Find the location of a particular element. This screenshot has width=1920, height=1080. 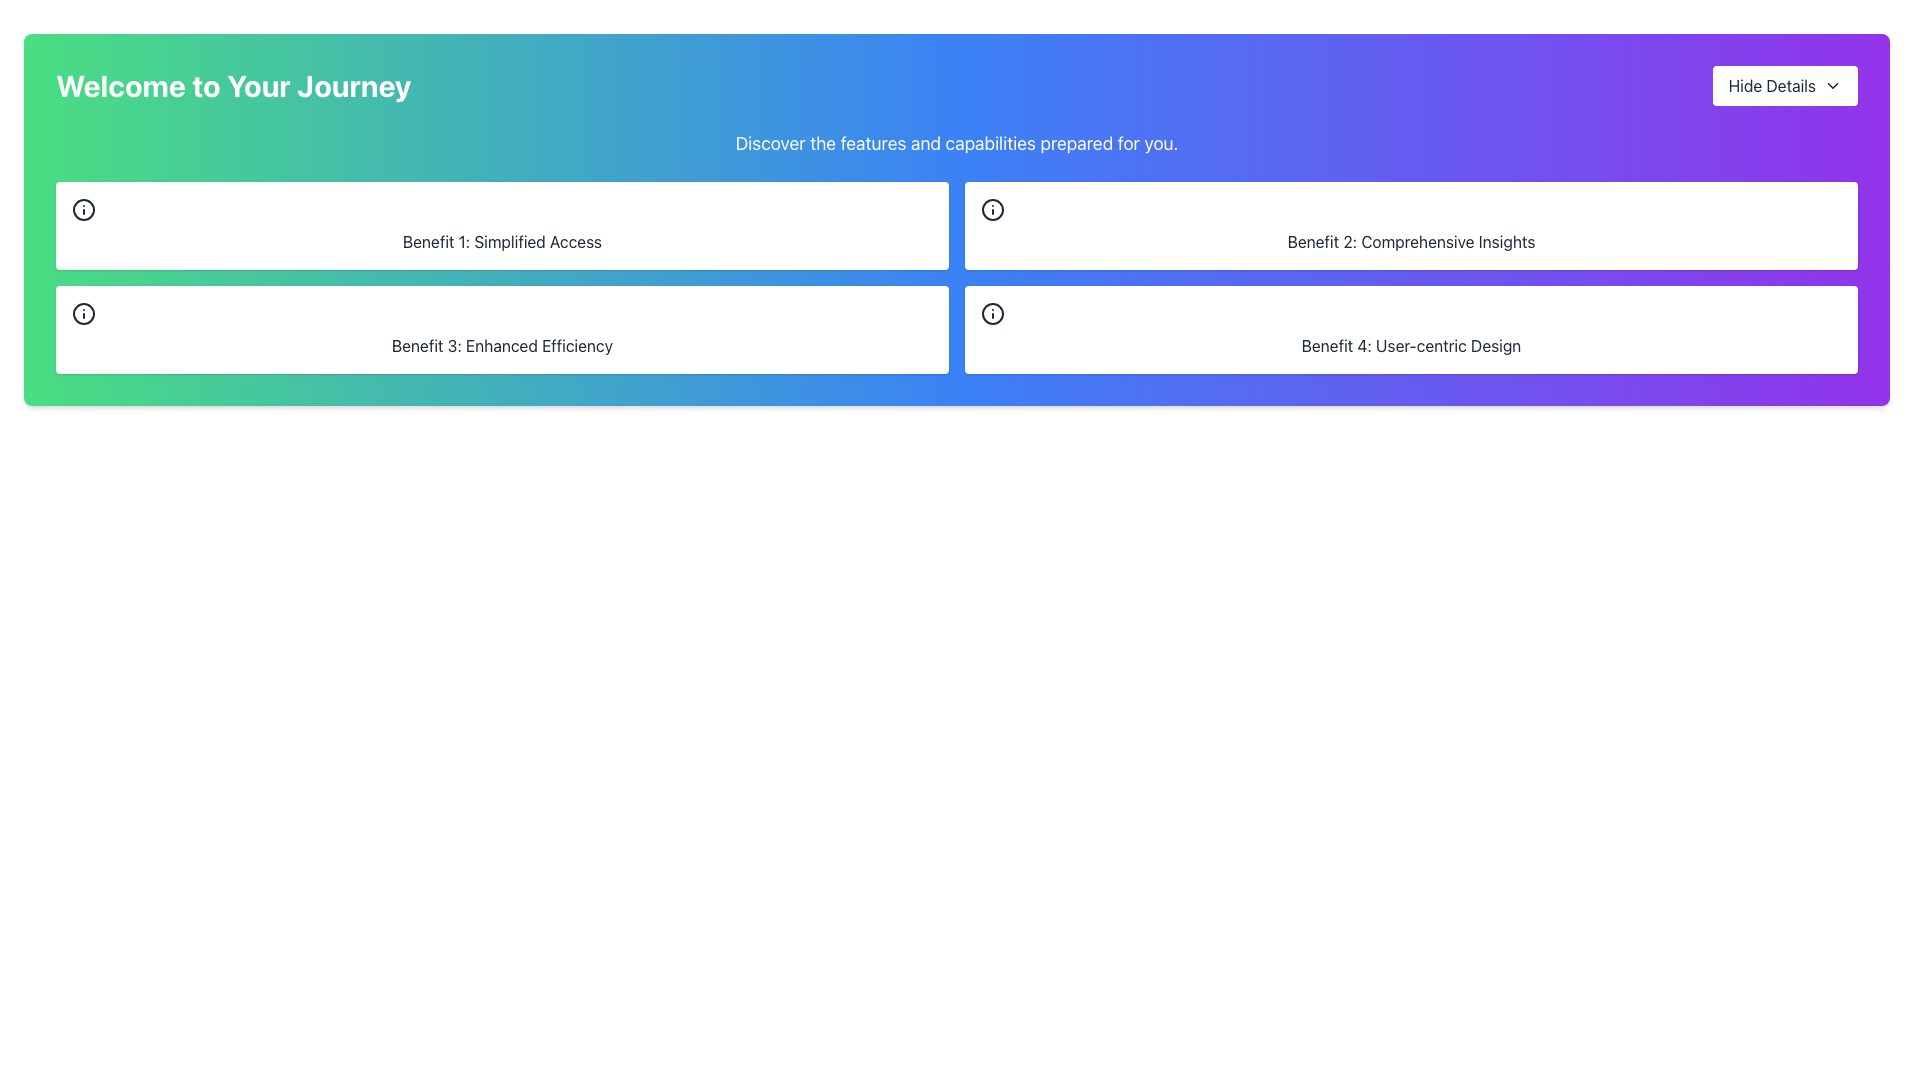

text content of the label displaying 'Benefit 3: Enhanced Efficiency' which is located in the third card of a vertically arranged card layout is located at coordinates (502, 345).